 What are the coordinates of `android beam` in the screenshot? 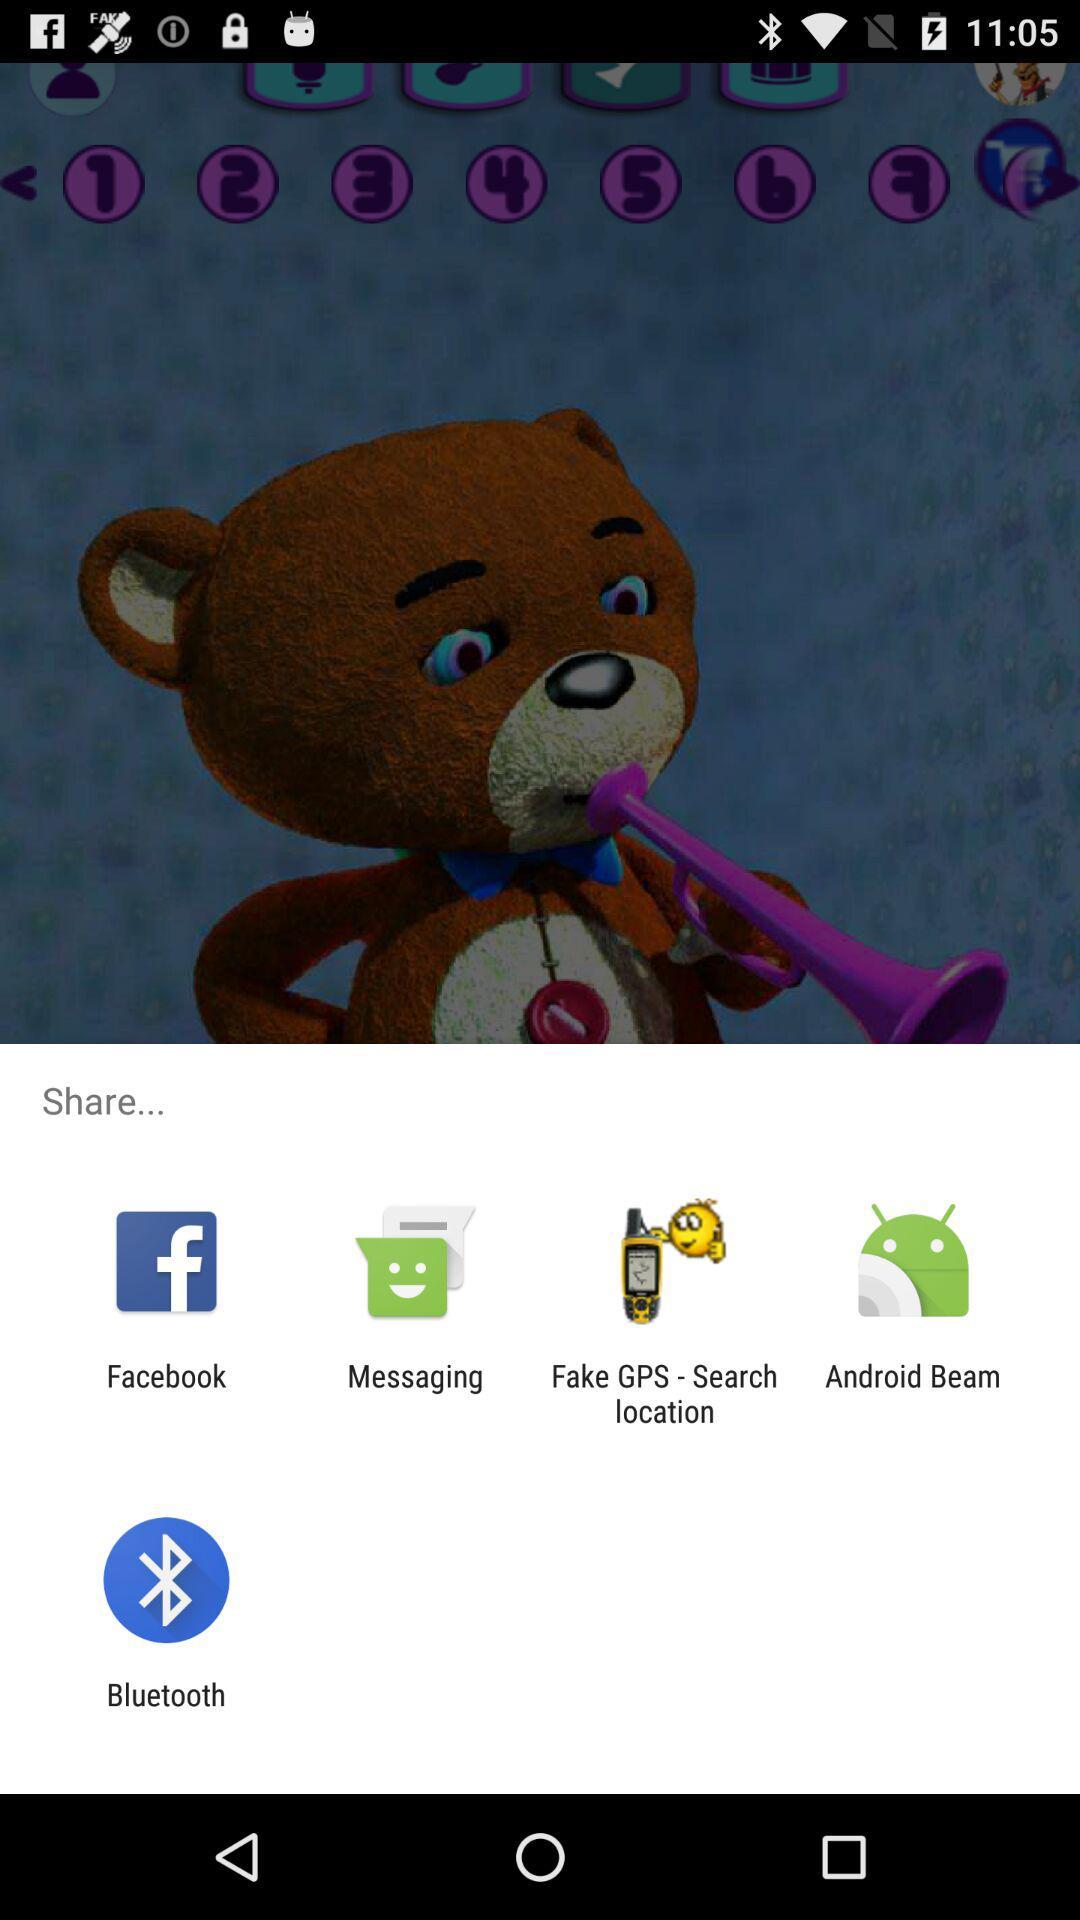 It's located at (913, 1392).